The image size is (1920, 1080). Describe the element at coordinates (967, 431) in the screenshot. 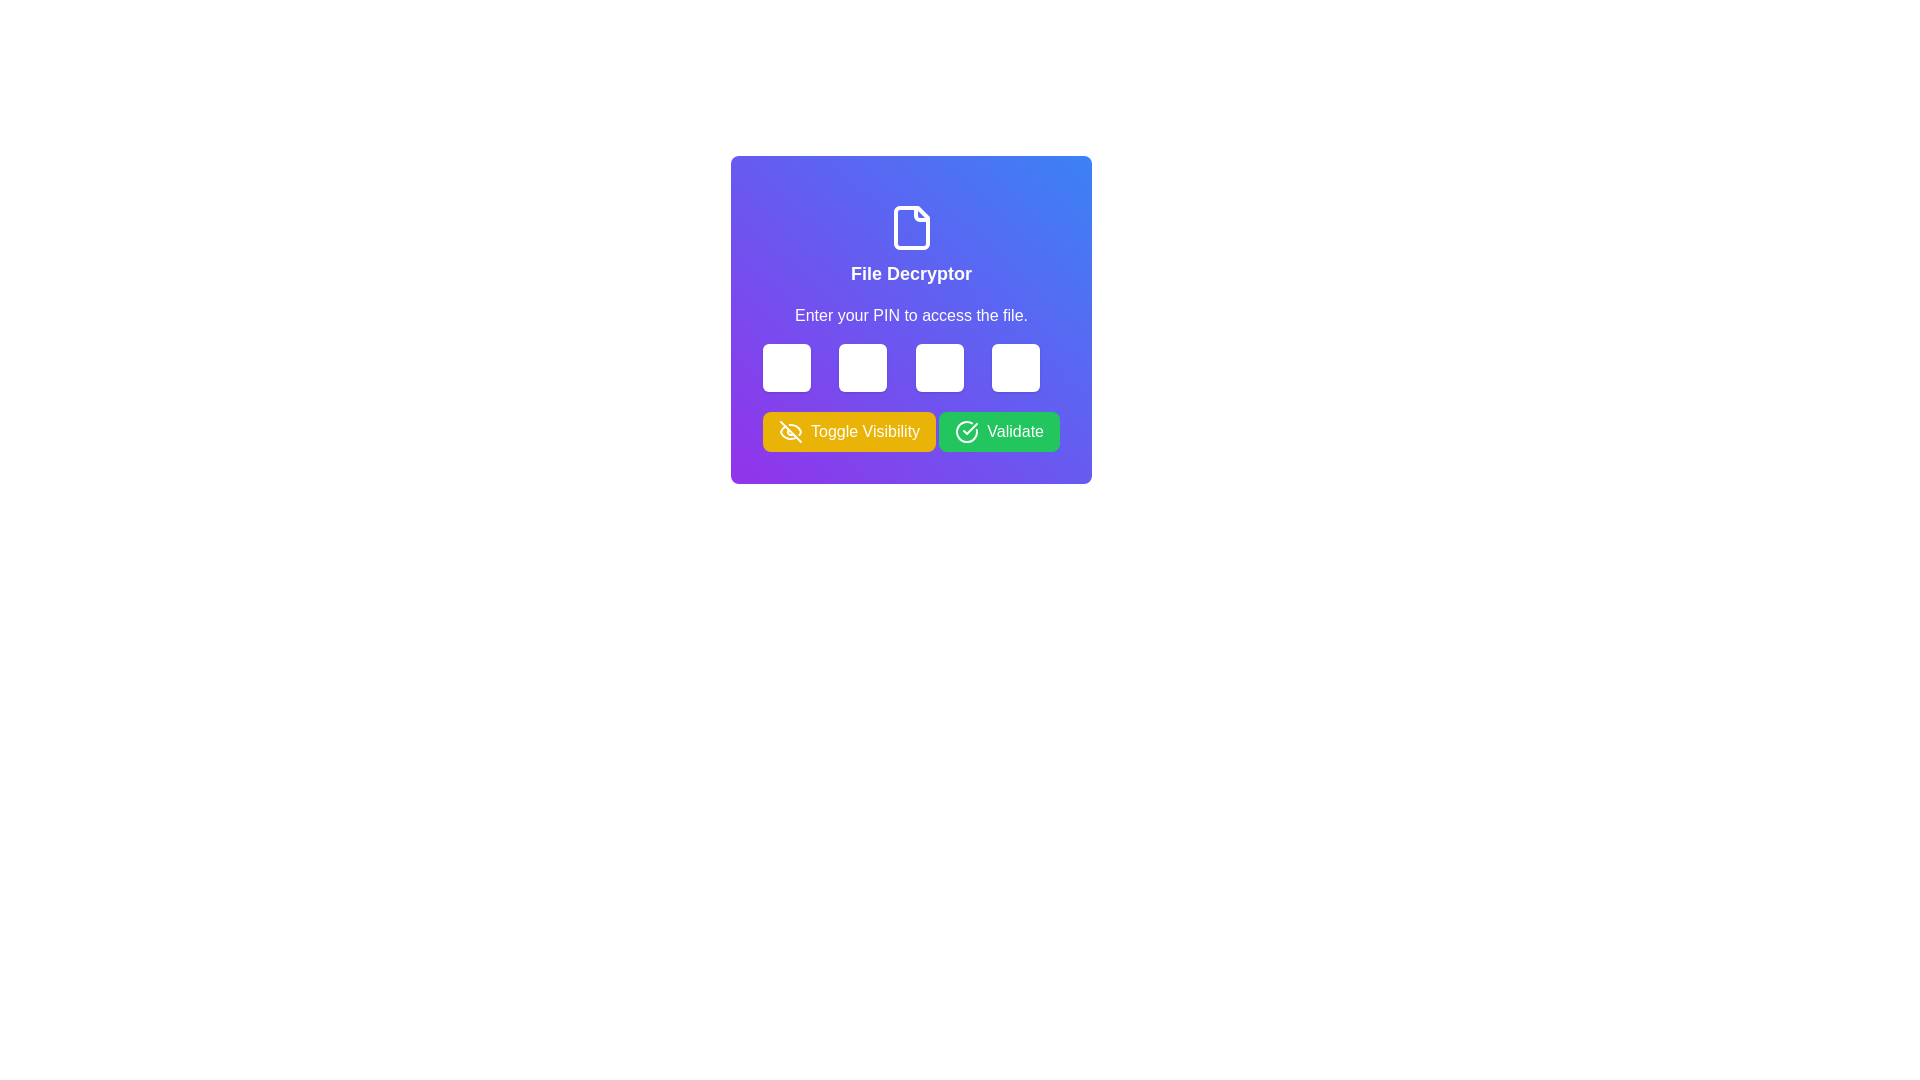

I see `the graphic icon with a checkmark symbol located inside the green 'Validate' button, positioned to the left of the text 'Validate'` at that location.